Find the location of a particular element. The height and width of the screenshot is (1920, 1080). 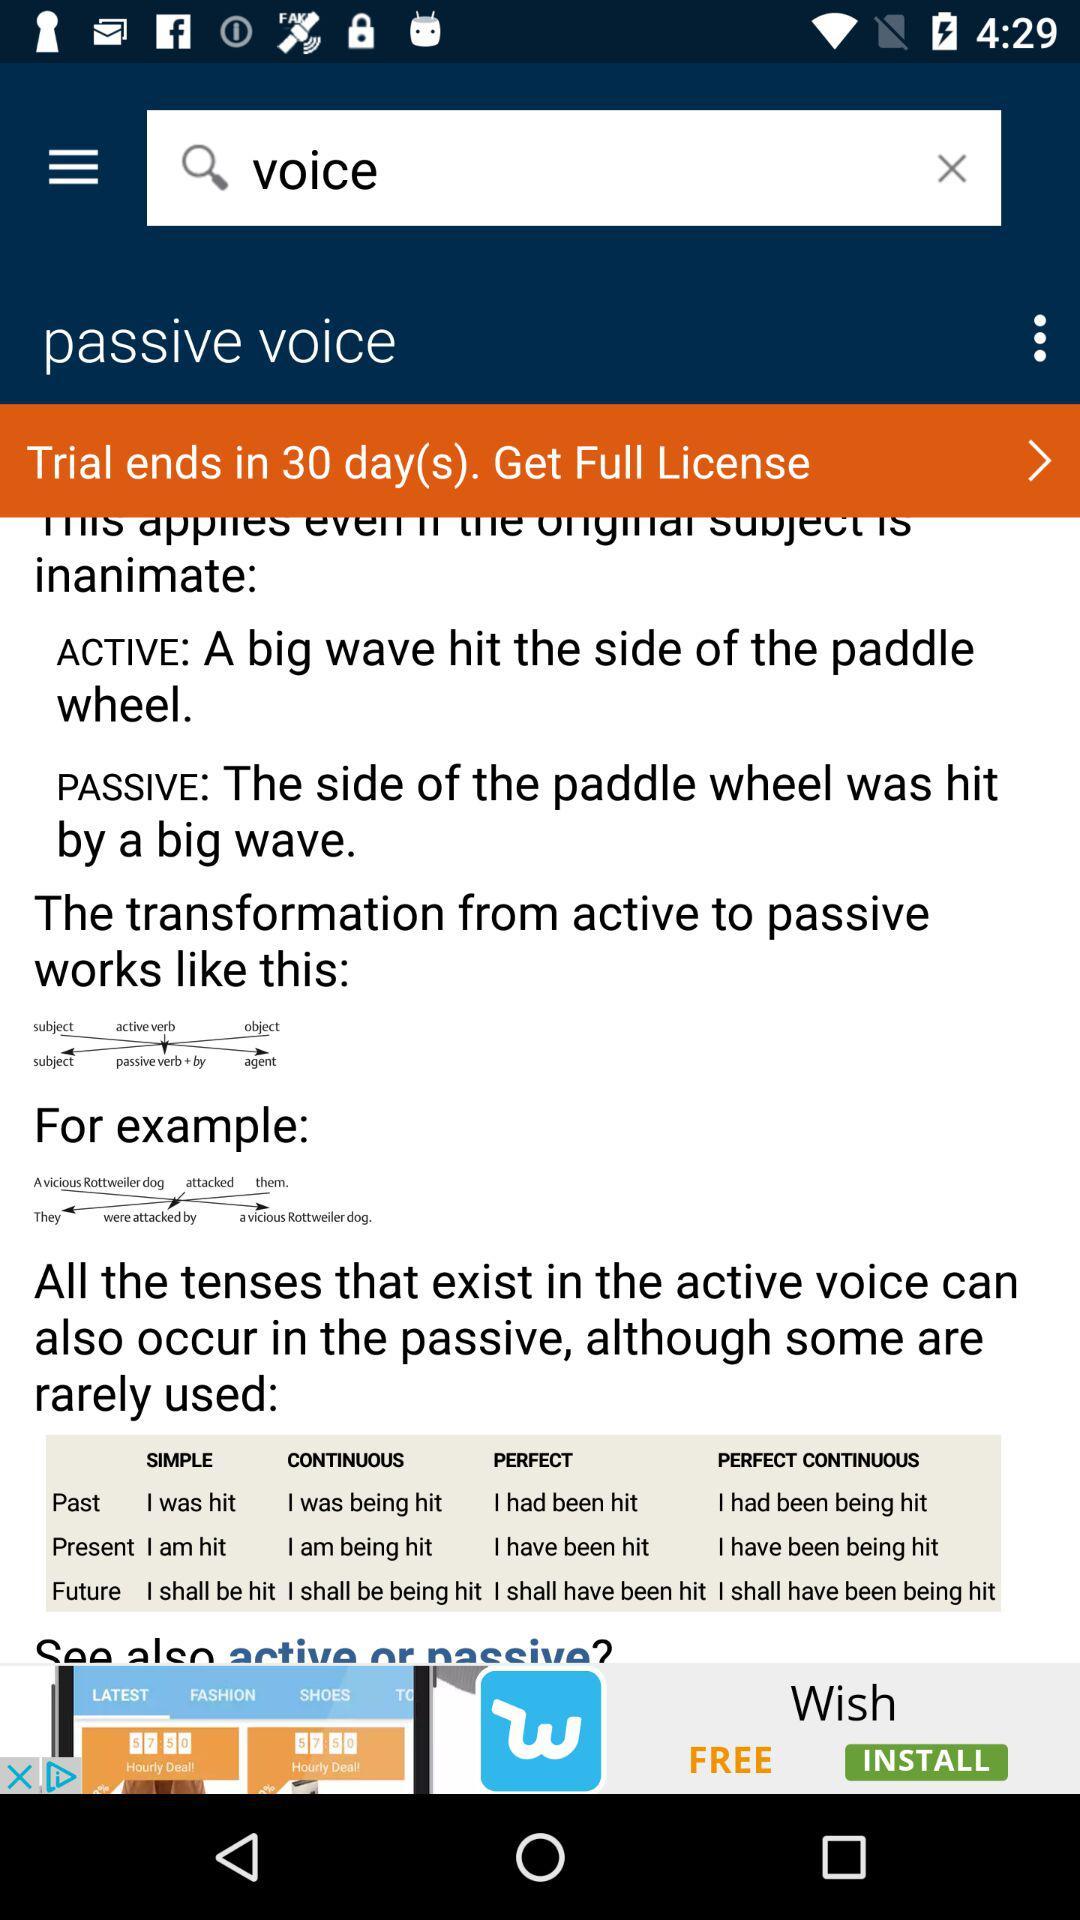

banner is located at coordinates (540, 1727).